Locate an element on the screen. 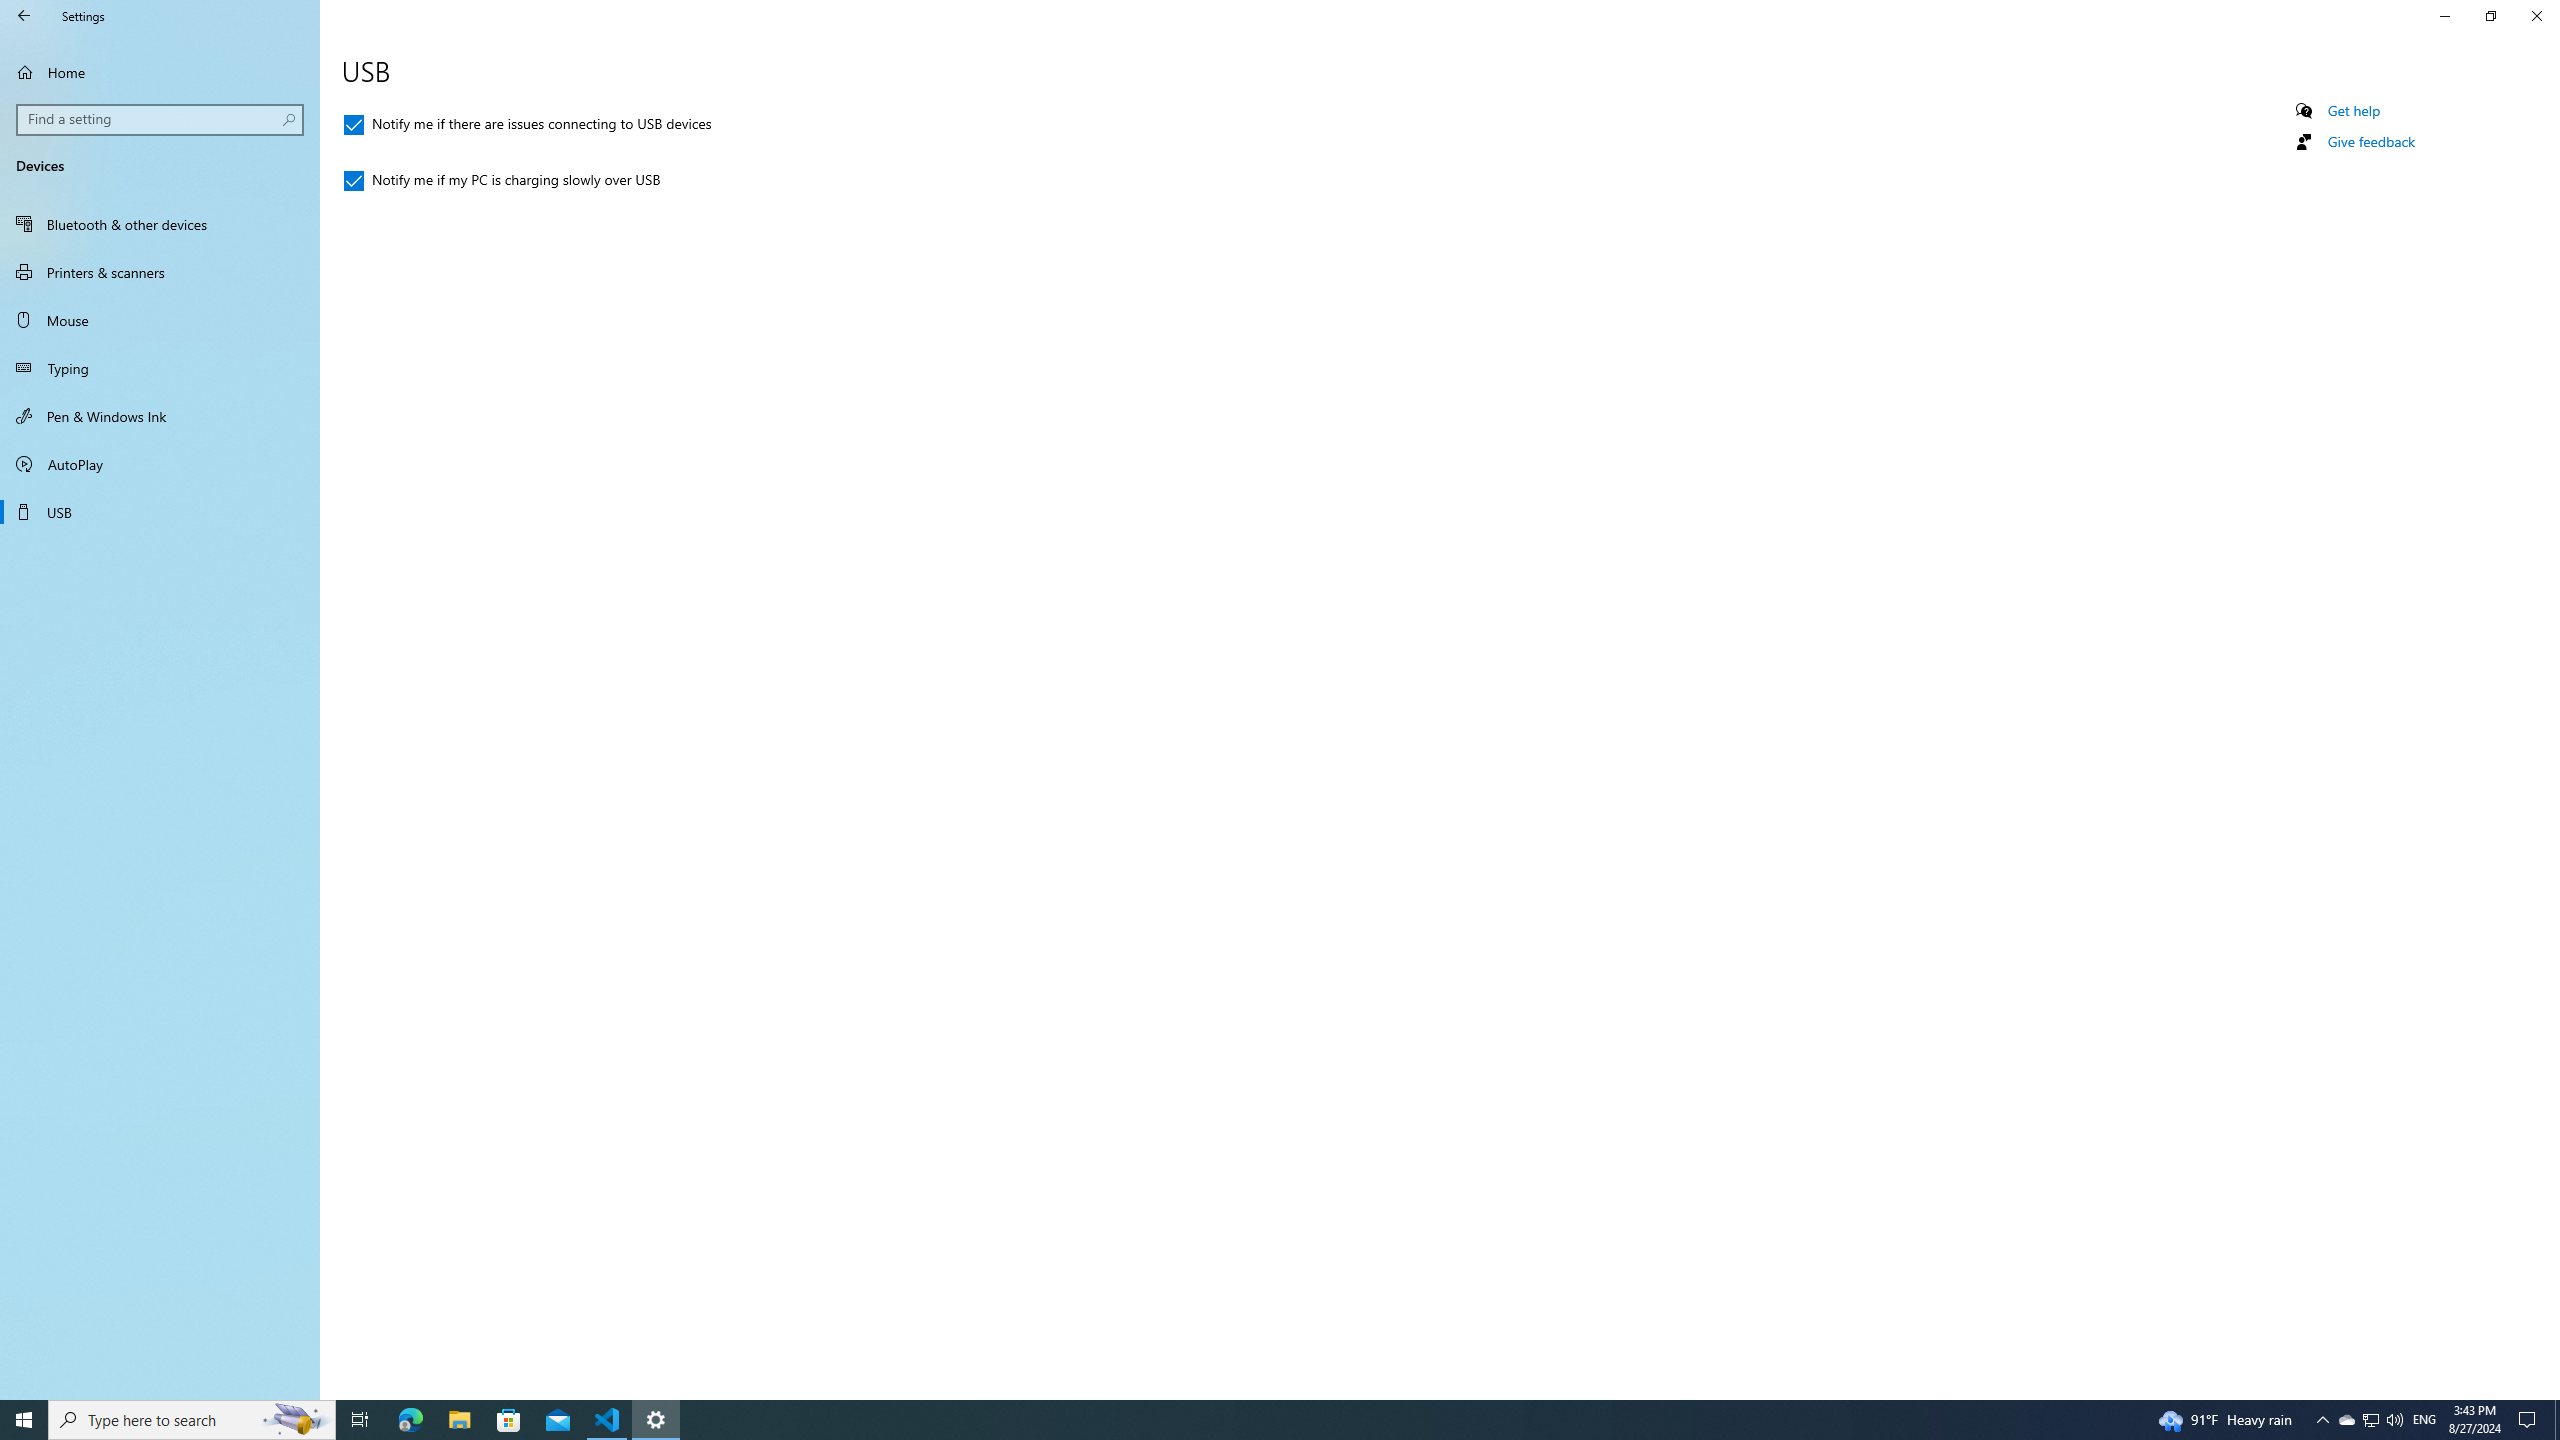 This screenshot has height=1440, width=2560. 'Restore Settings' is located at coordinates (2490, 15).